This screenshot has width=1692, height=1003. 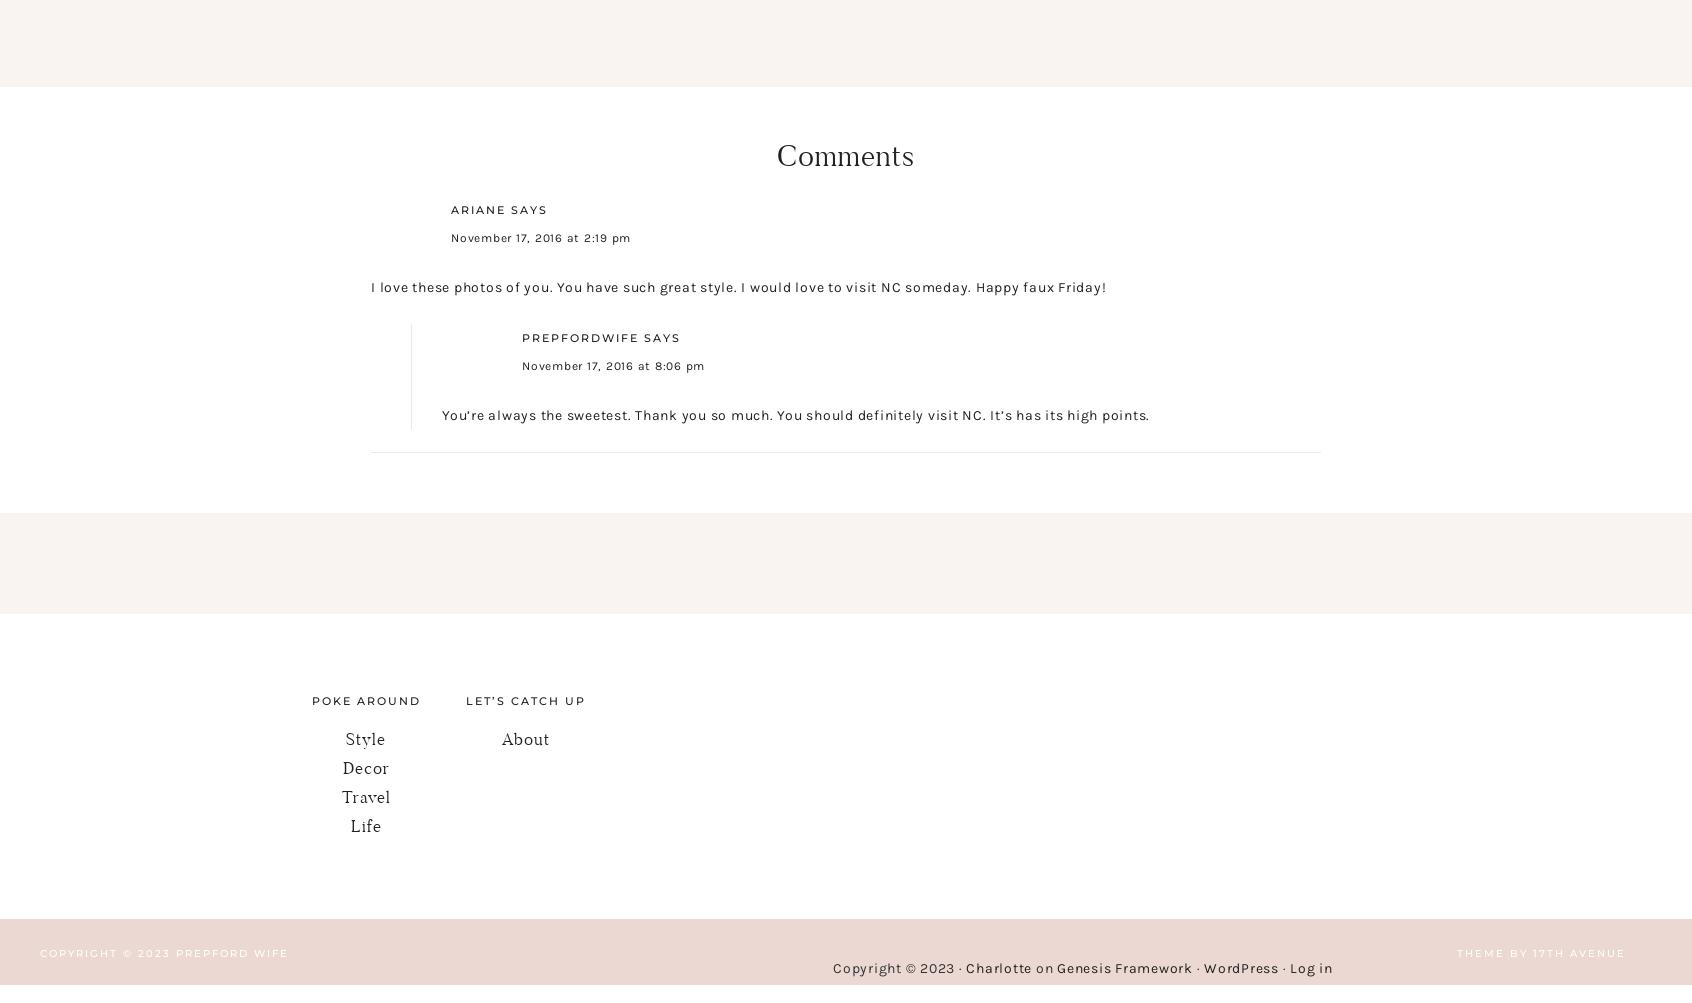 What do you see at coordinates (774, 154) in the screenshot?
I see `'Comments'` at bounding box center [774, 154].